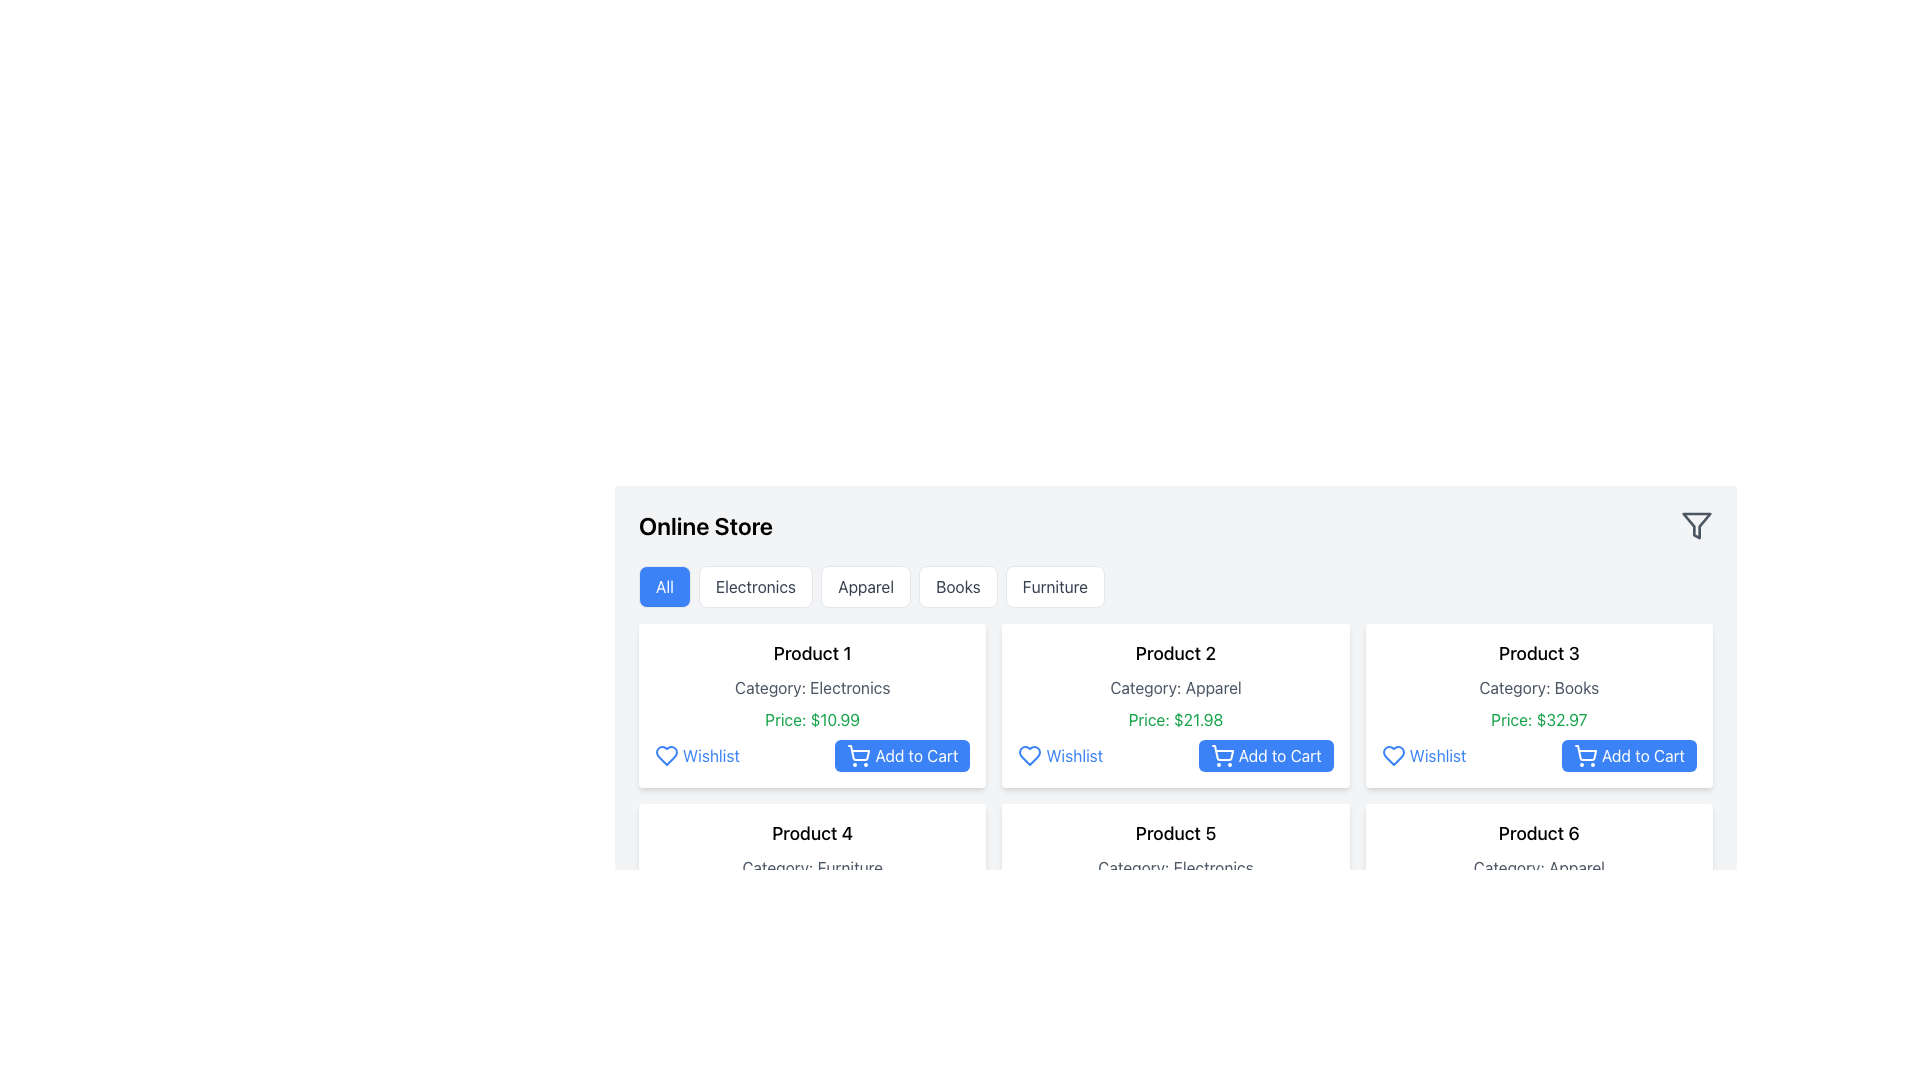  What do you see at coordinates (866, 585) in the screenshot?
I see `the category filter button for 'Apparel', which is the third button from the left in a horizontal list of category buttons` at bounding box center [866, 585].